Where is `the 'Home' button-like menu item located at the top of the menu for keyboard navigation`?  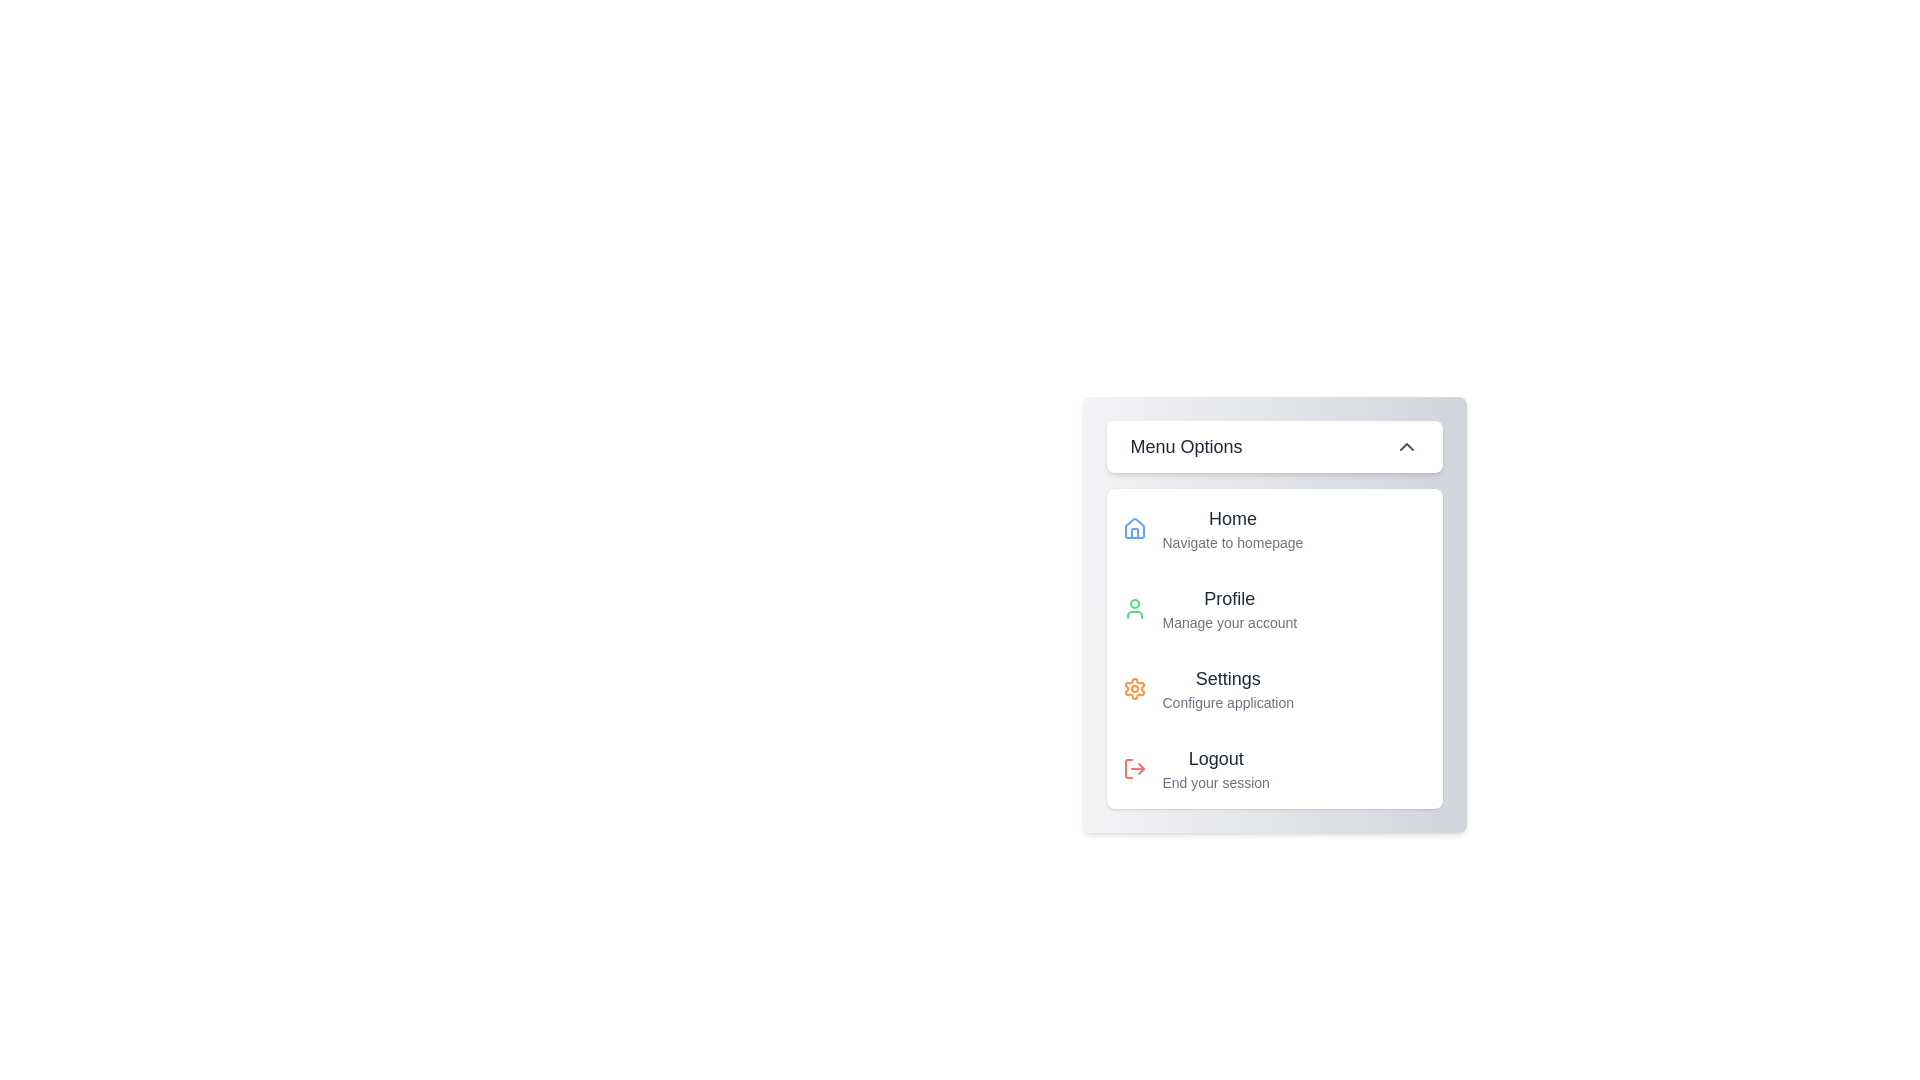
the 'Home' button-like menu item located at the top of the menu for keyboard navigation is located at coordinates (1273, 527).